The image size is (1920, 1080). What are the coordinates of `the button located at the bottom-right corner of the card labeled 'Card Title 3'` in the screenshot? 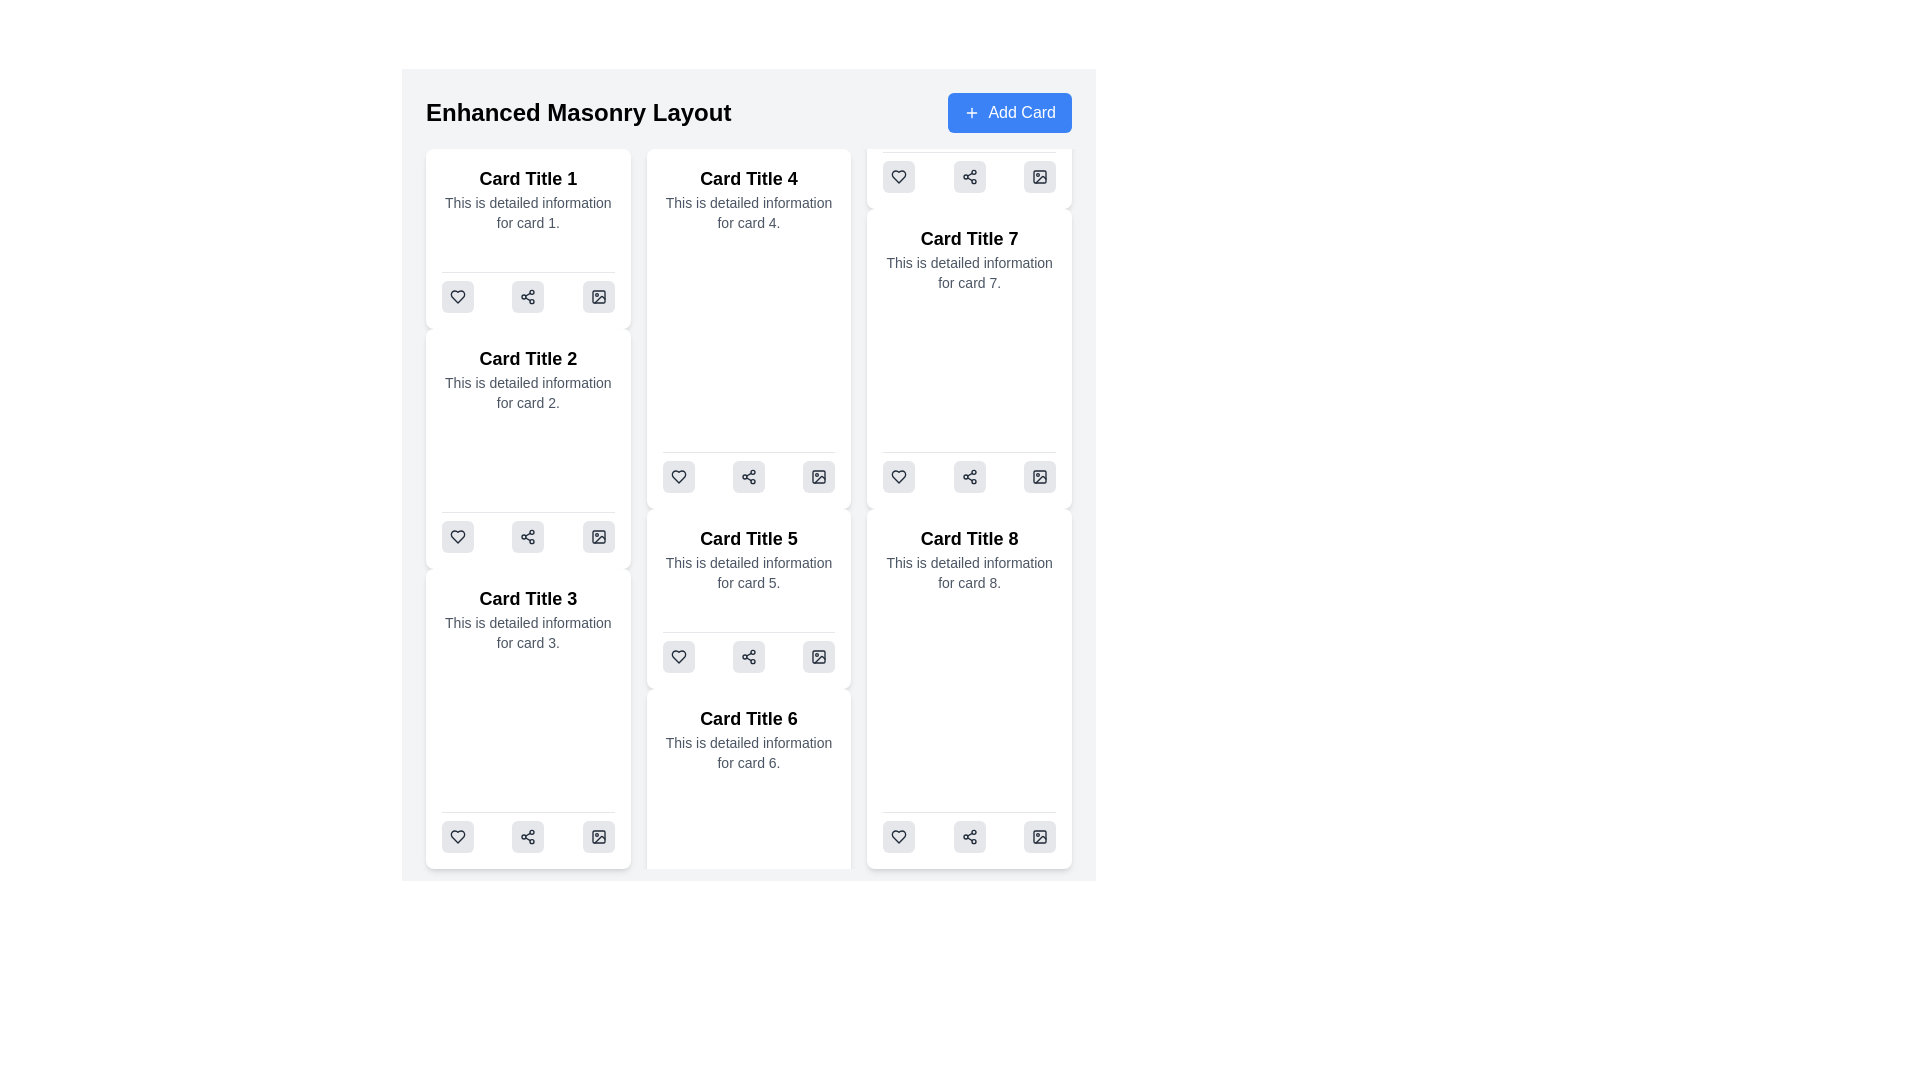 It's located at (597, 535).